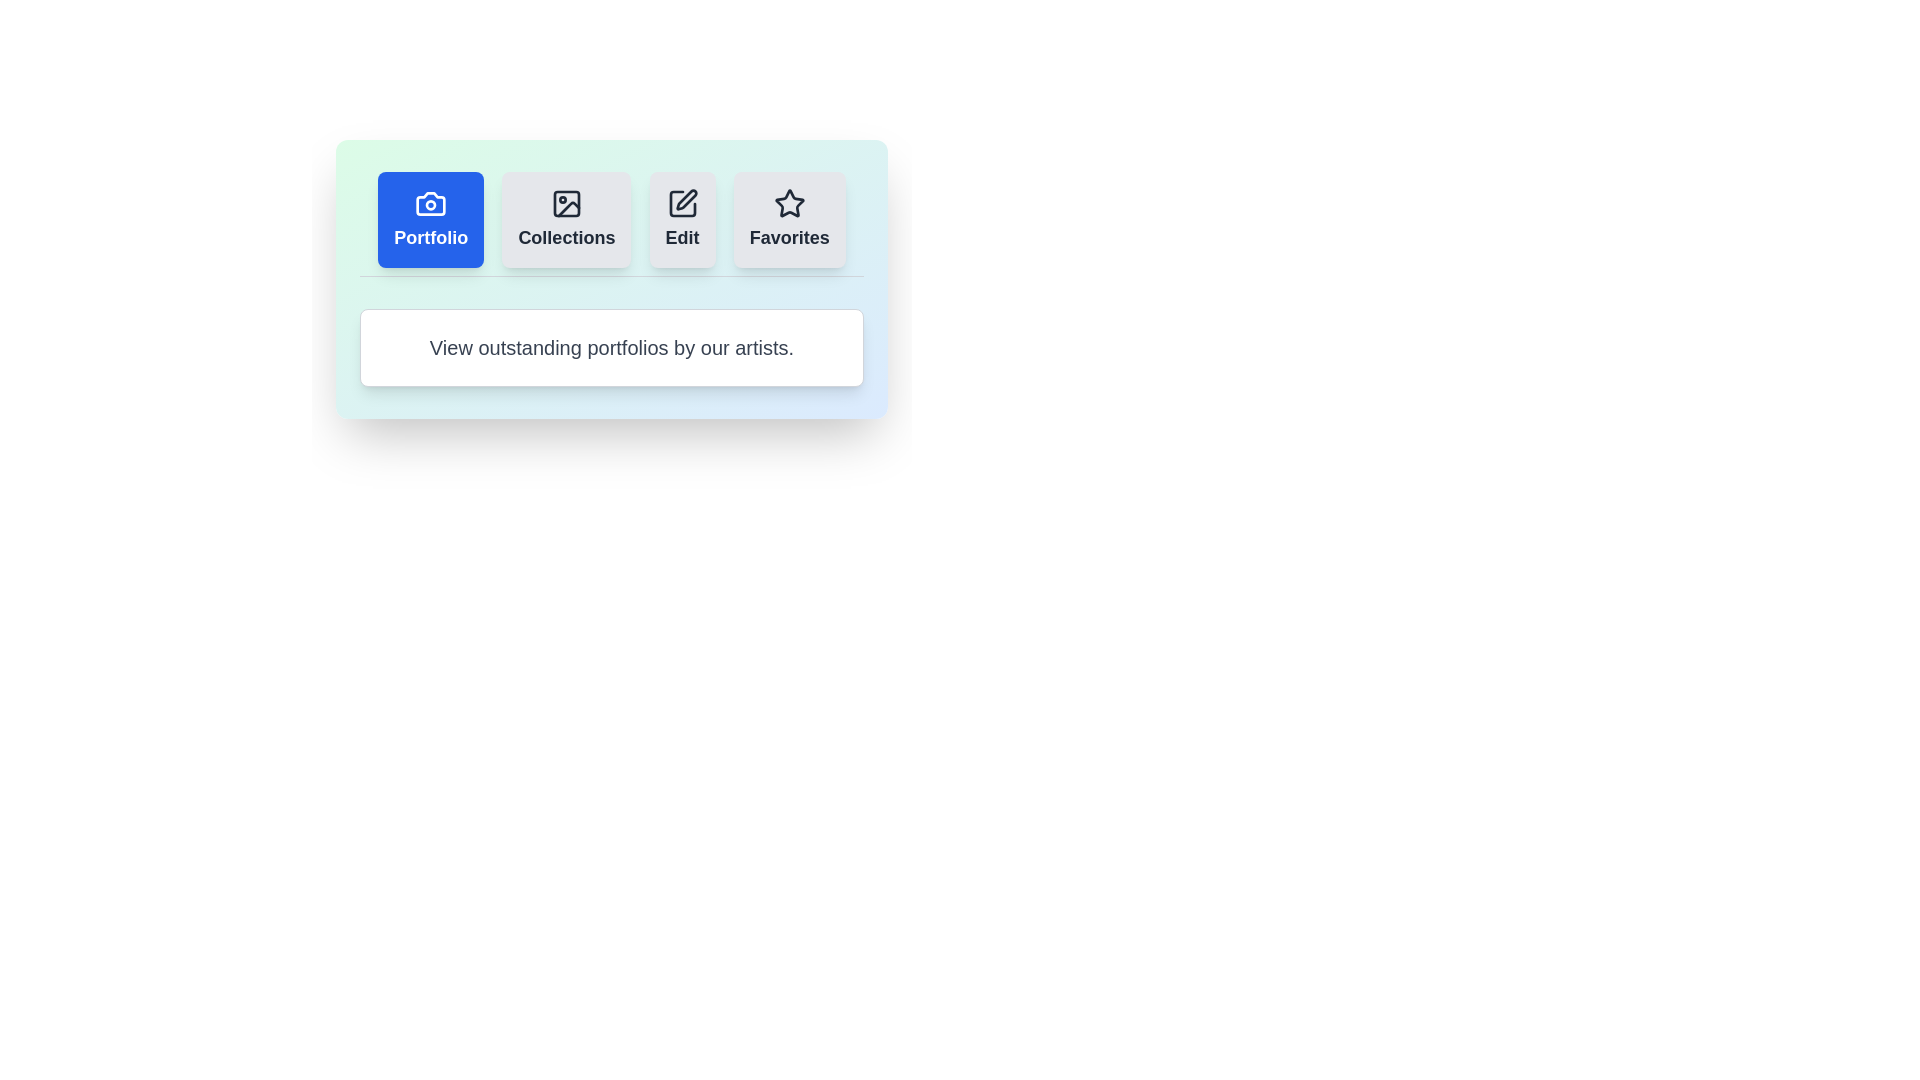 Image resolution: width=1920 pixels, height=1080 pixels. What do you see at coordinates (682, 219) in the screenshot?
I see `the Edit tab by clicking on its button` at bounding box center [682, 219].